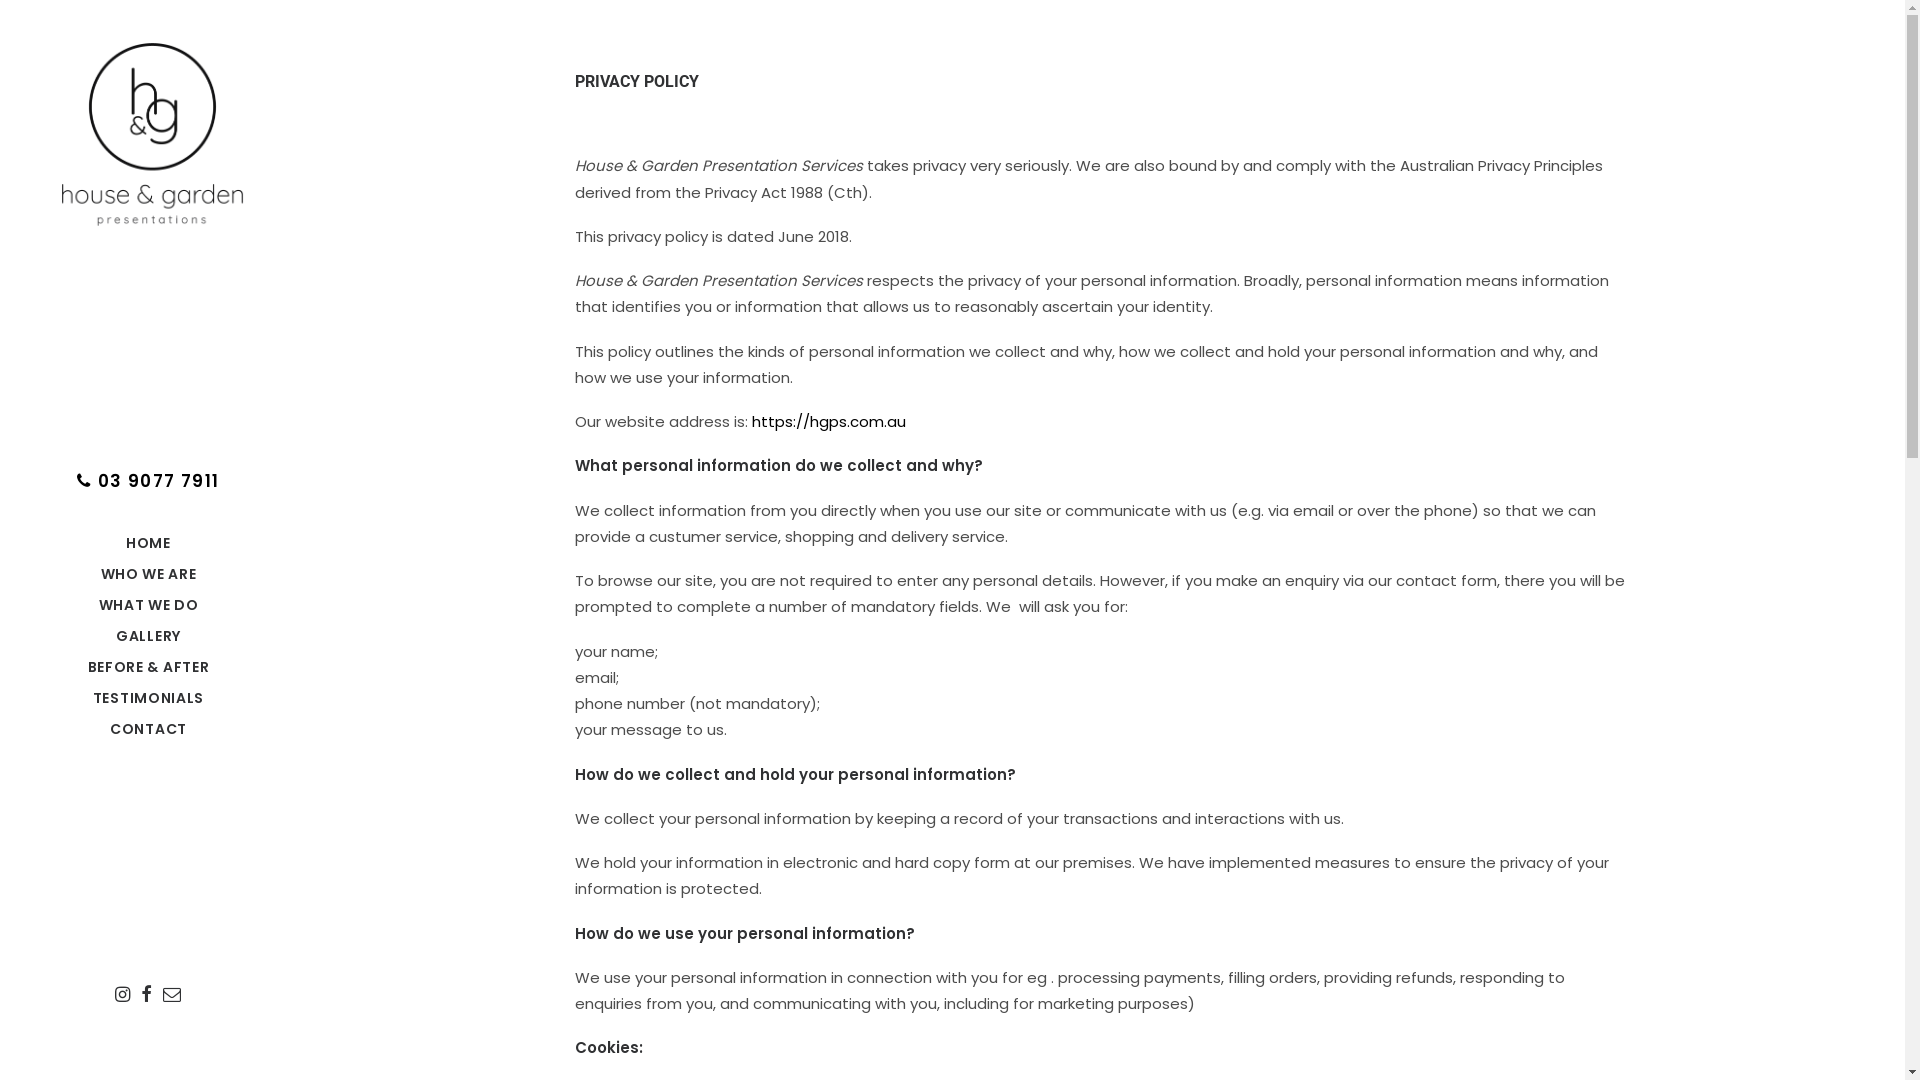 The height and width of the screenshot is (1080, 1920). What do you see at coordinates (829, 420) in the screenshot?
I see `'https://hgps.com.au'` at bounding box center [829, 420].